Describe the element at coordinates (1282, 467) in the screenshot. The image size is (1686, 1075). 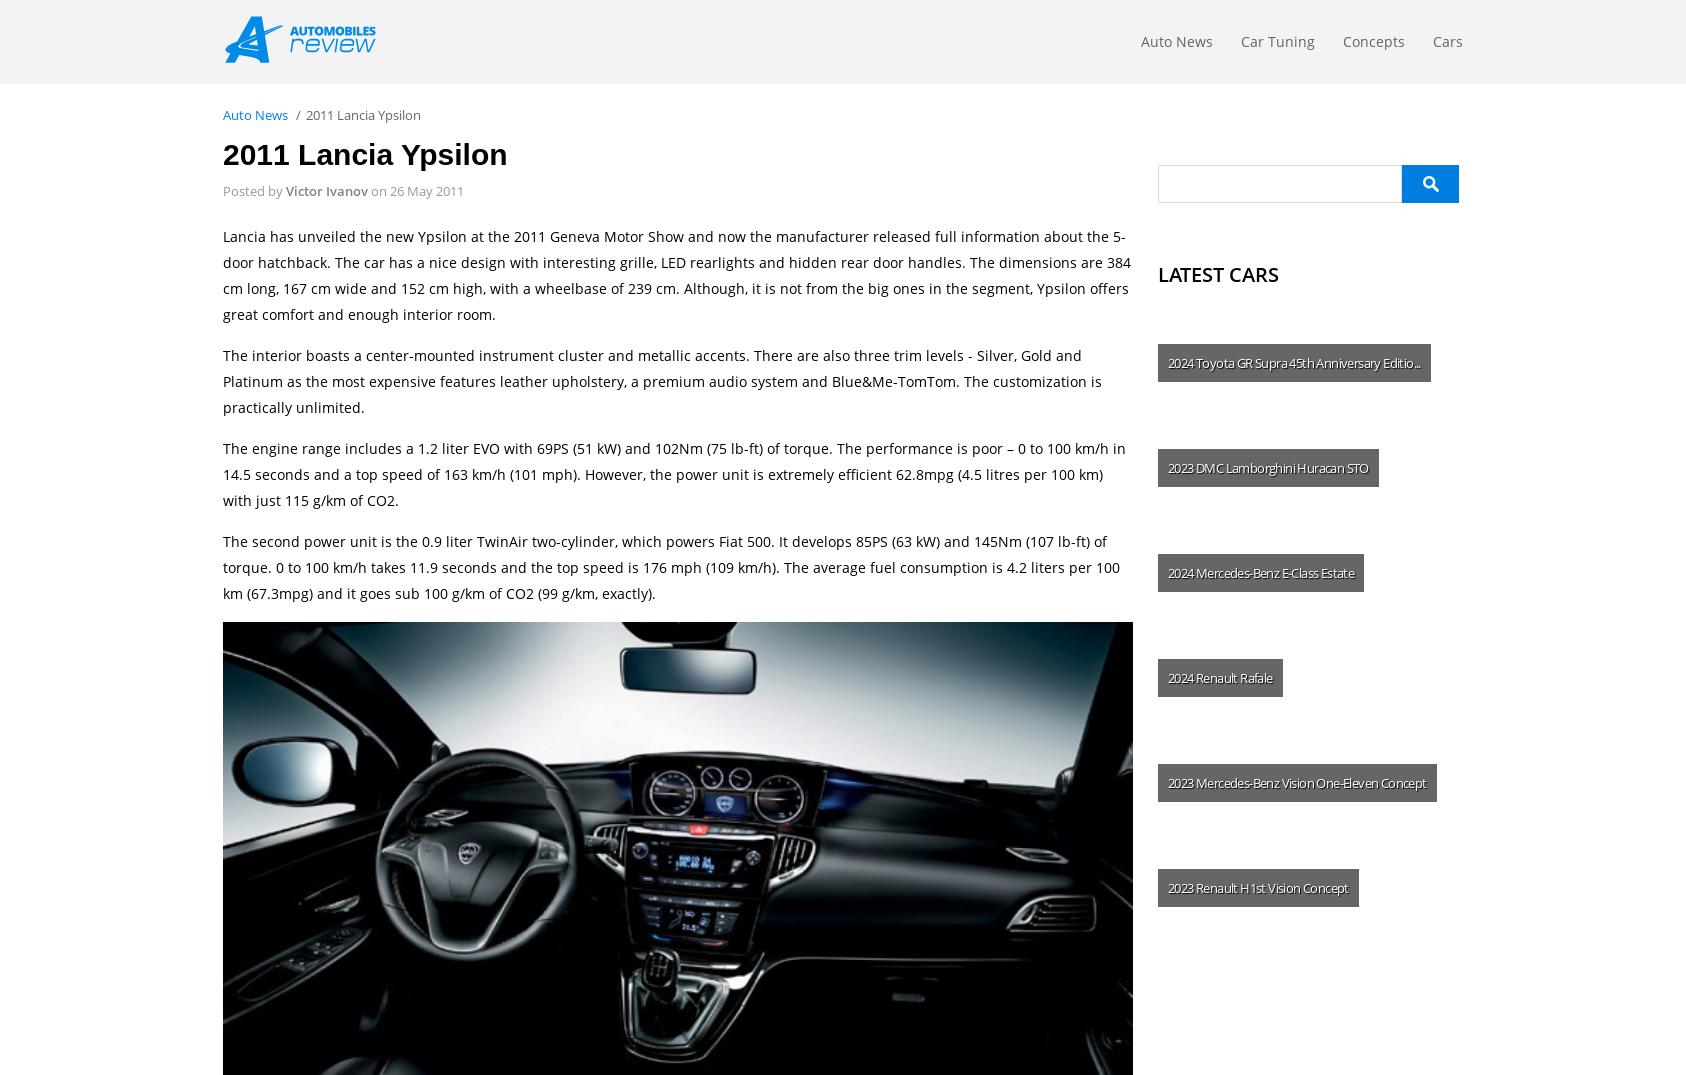
I see `'DMC Lamborghini Huracan STO'` at that location.